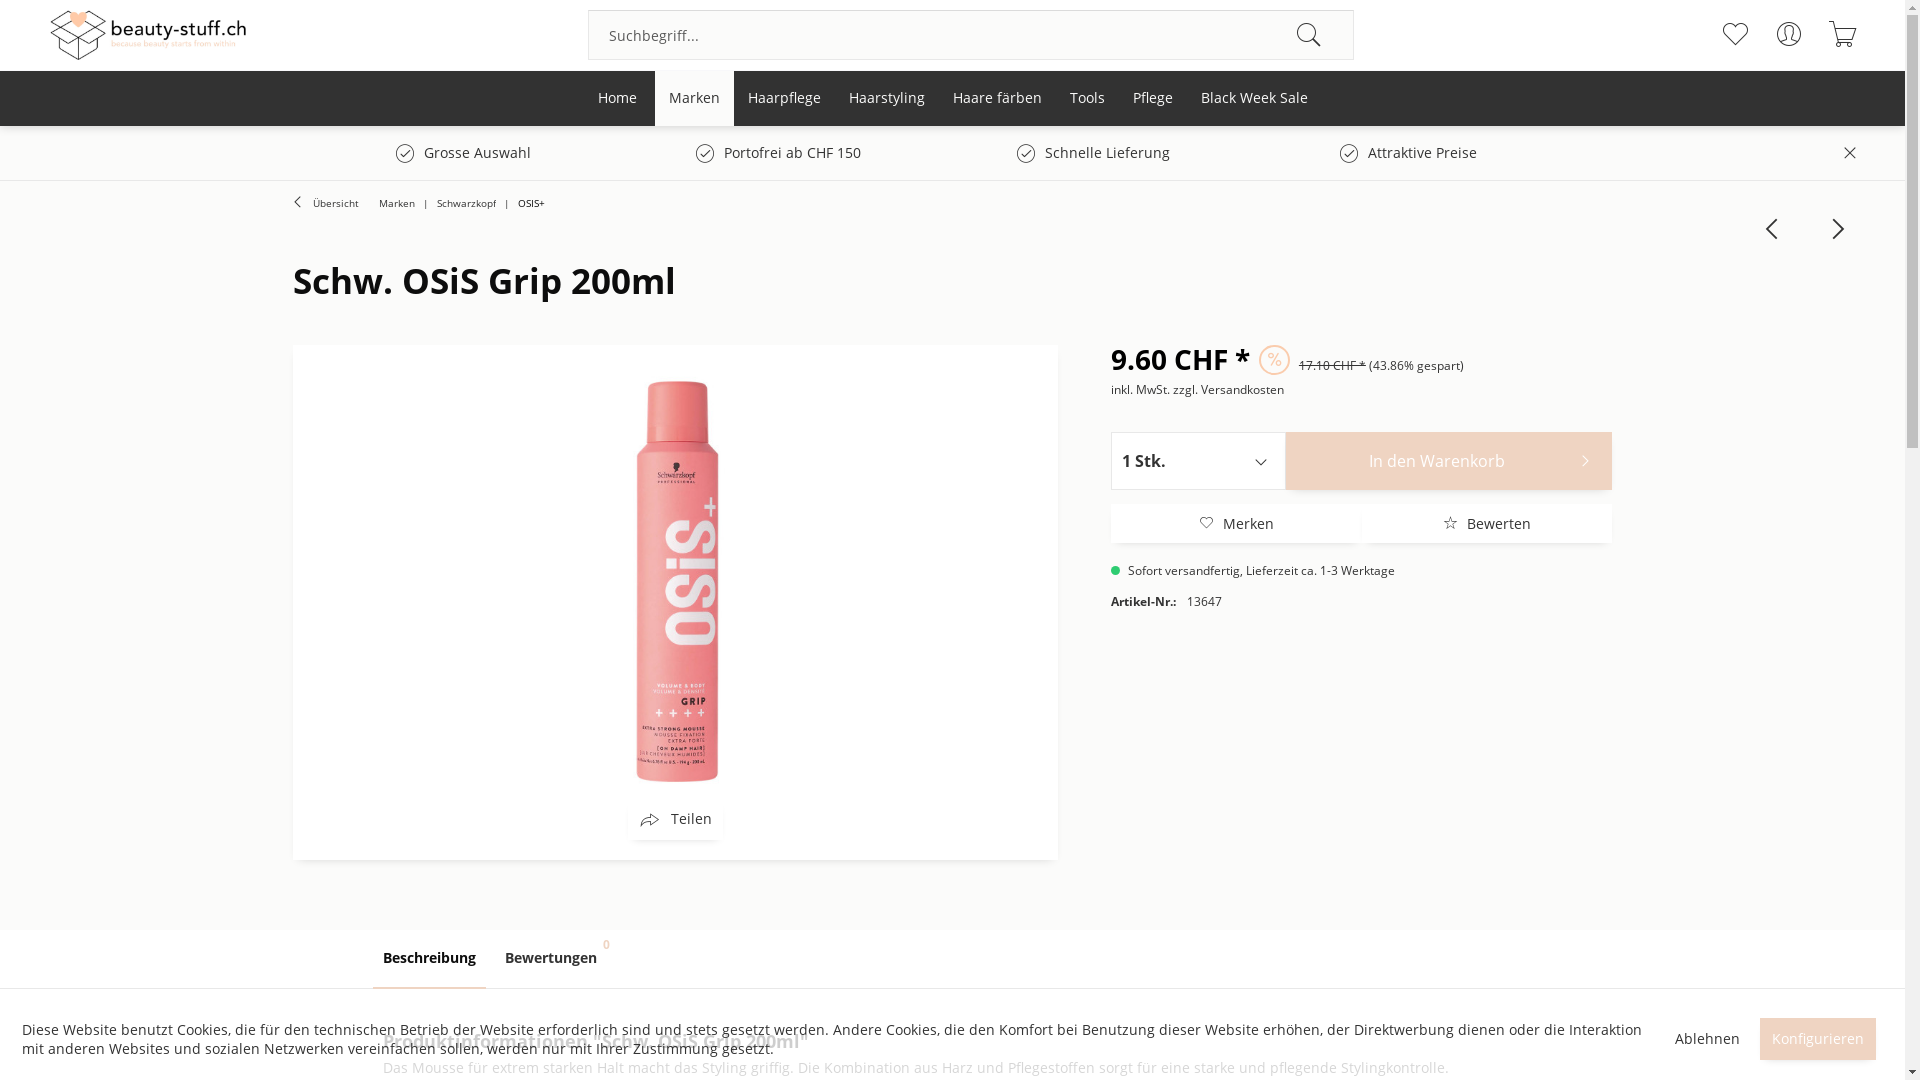 The width and height of the screenshot is (1920, 1080). What do you see at coordinates (885, 98) in the screenshot?
I see `'Haarstyling'` at bounding box center [885, 98].